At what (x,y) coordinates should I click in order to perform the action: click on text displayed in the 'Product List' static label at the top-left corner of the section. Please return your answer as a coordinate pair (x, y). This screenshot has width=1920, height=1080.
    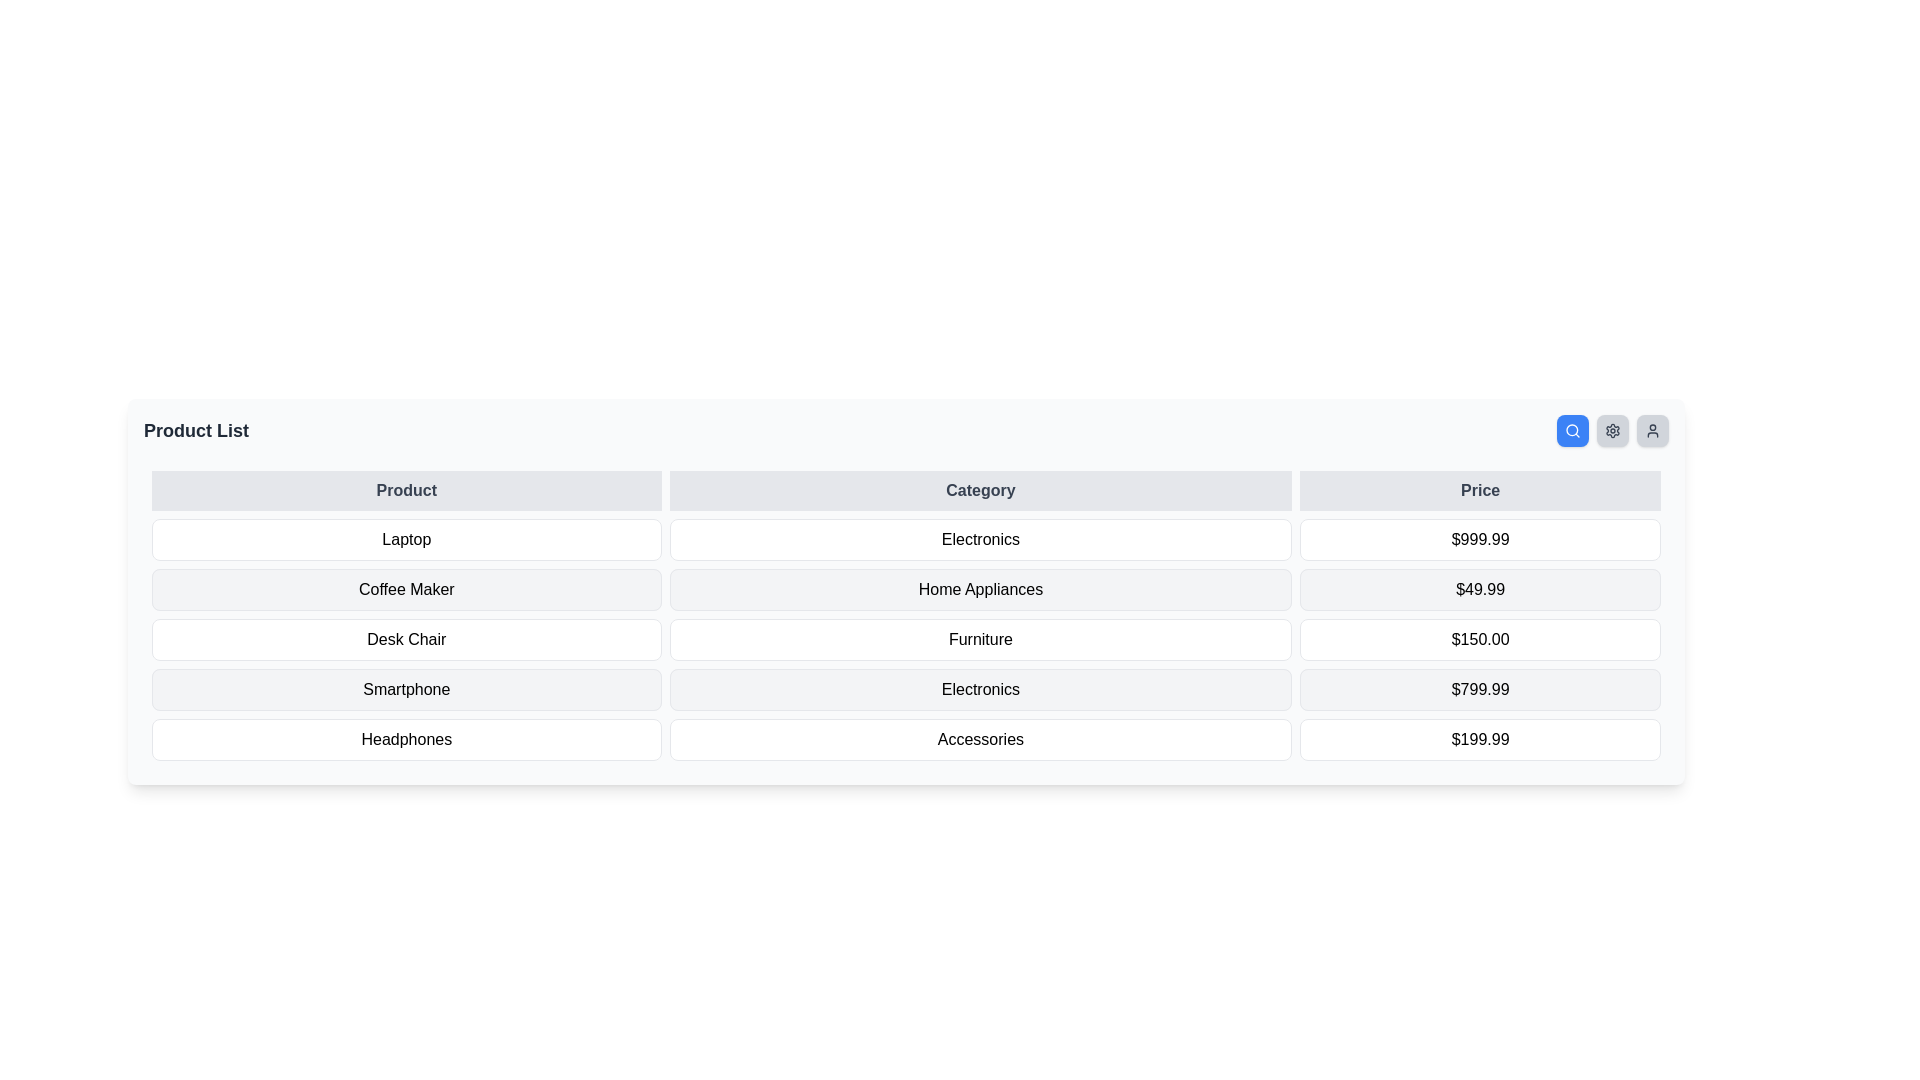
    Looking at the image, I should click on (196, 430).